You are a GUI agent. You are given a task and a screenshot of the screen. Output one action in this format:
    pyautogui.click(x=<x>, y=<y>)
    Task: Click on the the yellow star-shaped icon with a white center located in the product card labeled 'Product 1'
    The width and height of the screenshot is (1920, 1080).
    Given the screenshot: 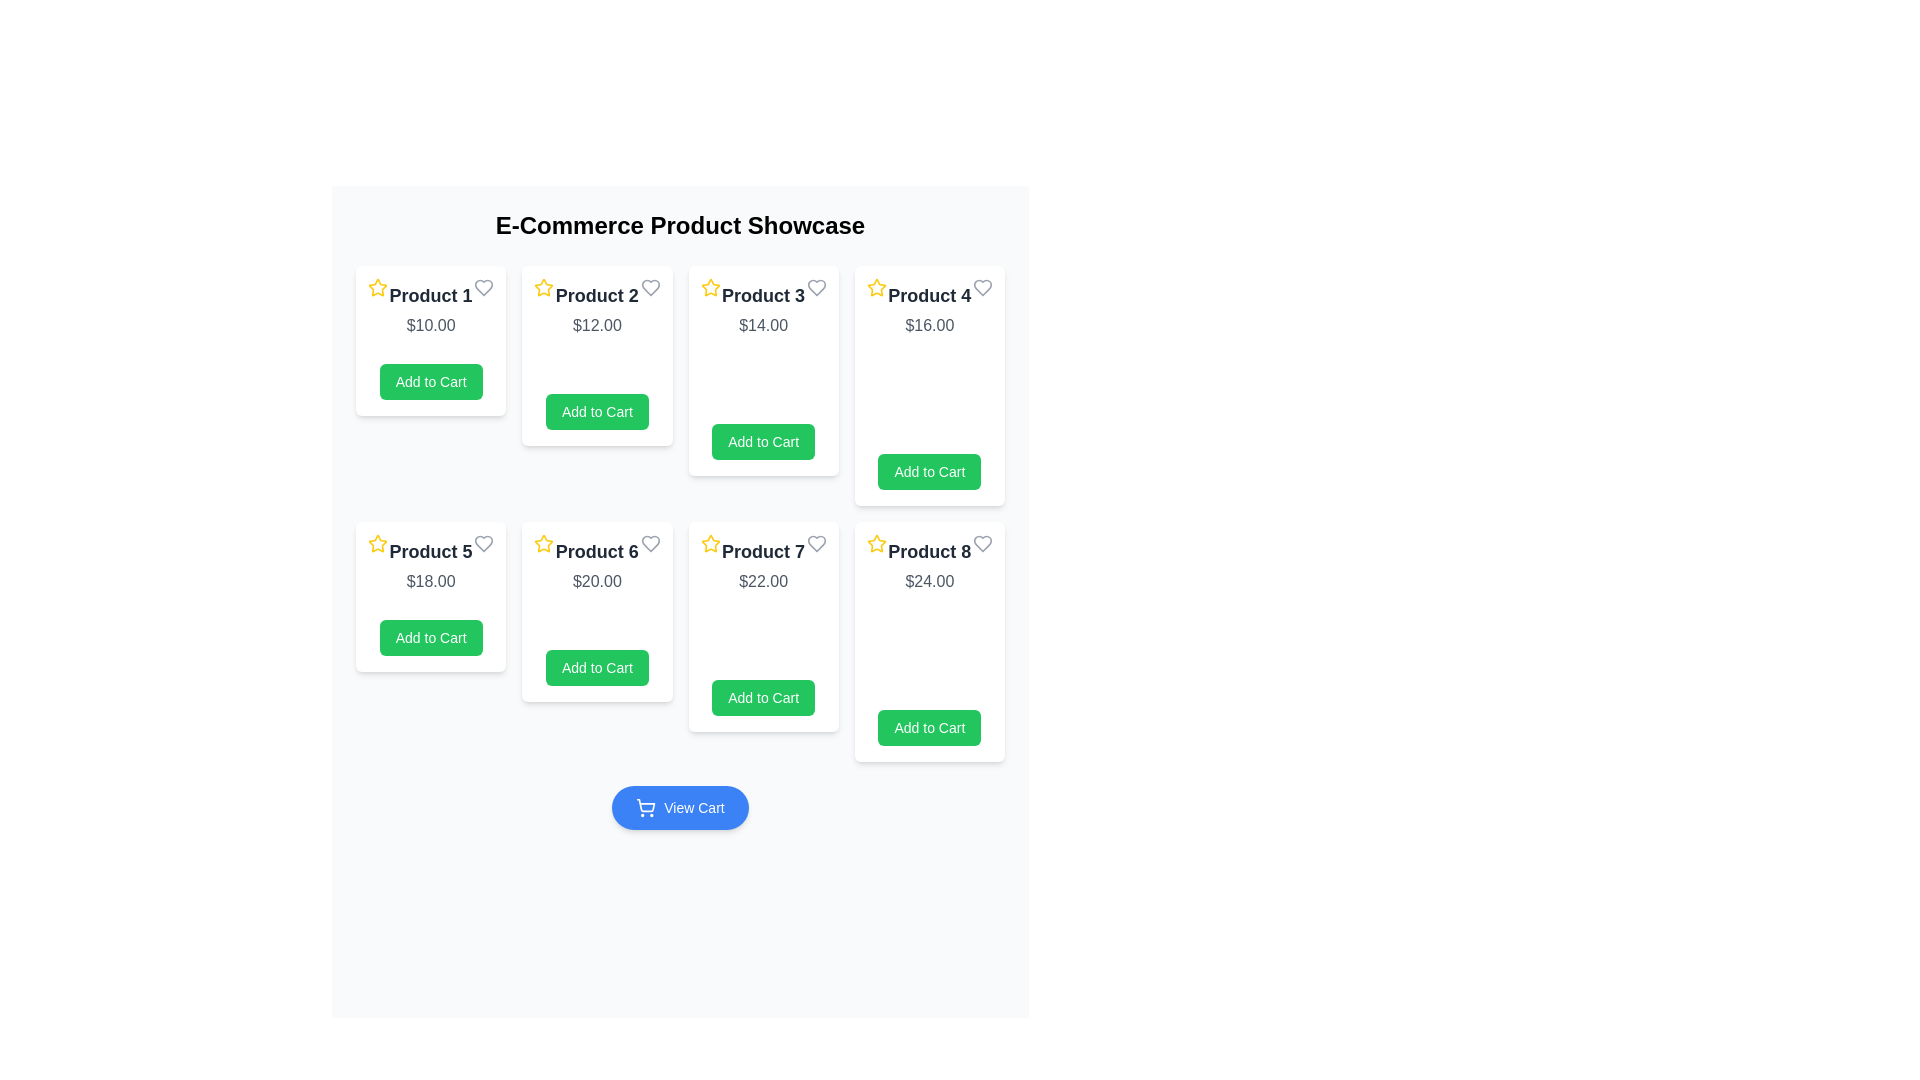 What is the action you would take?
    pyautogui.click(x=378, y=287)
    